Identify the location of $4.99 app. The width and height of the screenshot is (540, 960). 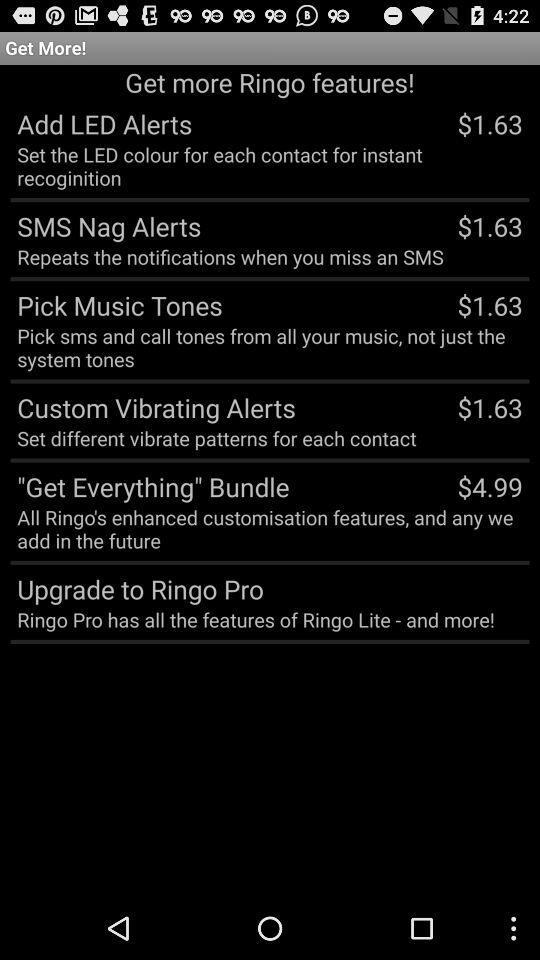
(489, 485).